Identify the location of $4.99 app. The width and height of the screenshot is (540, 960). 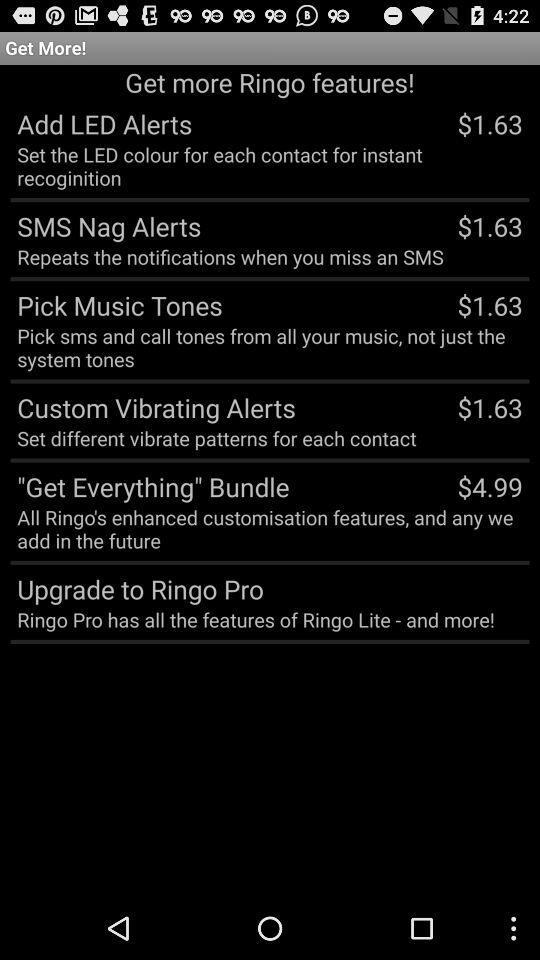
(489, 485).